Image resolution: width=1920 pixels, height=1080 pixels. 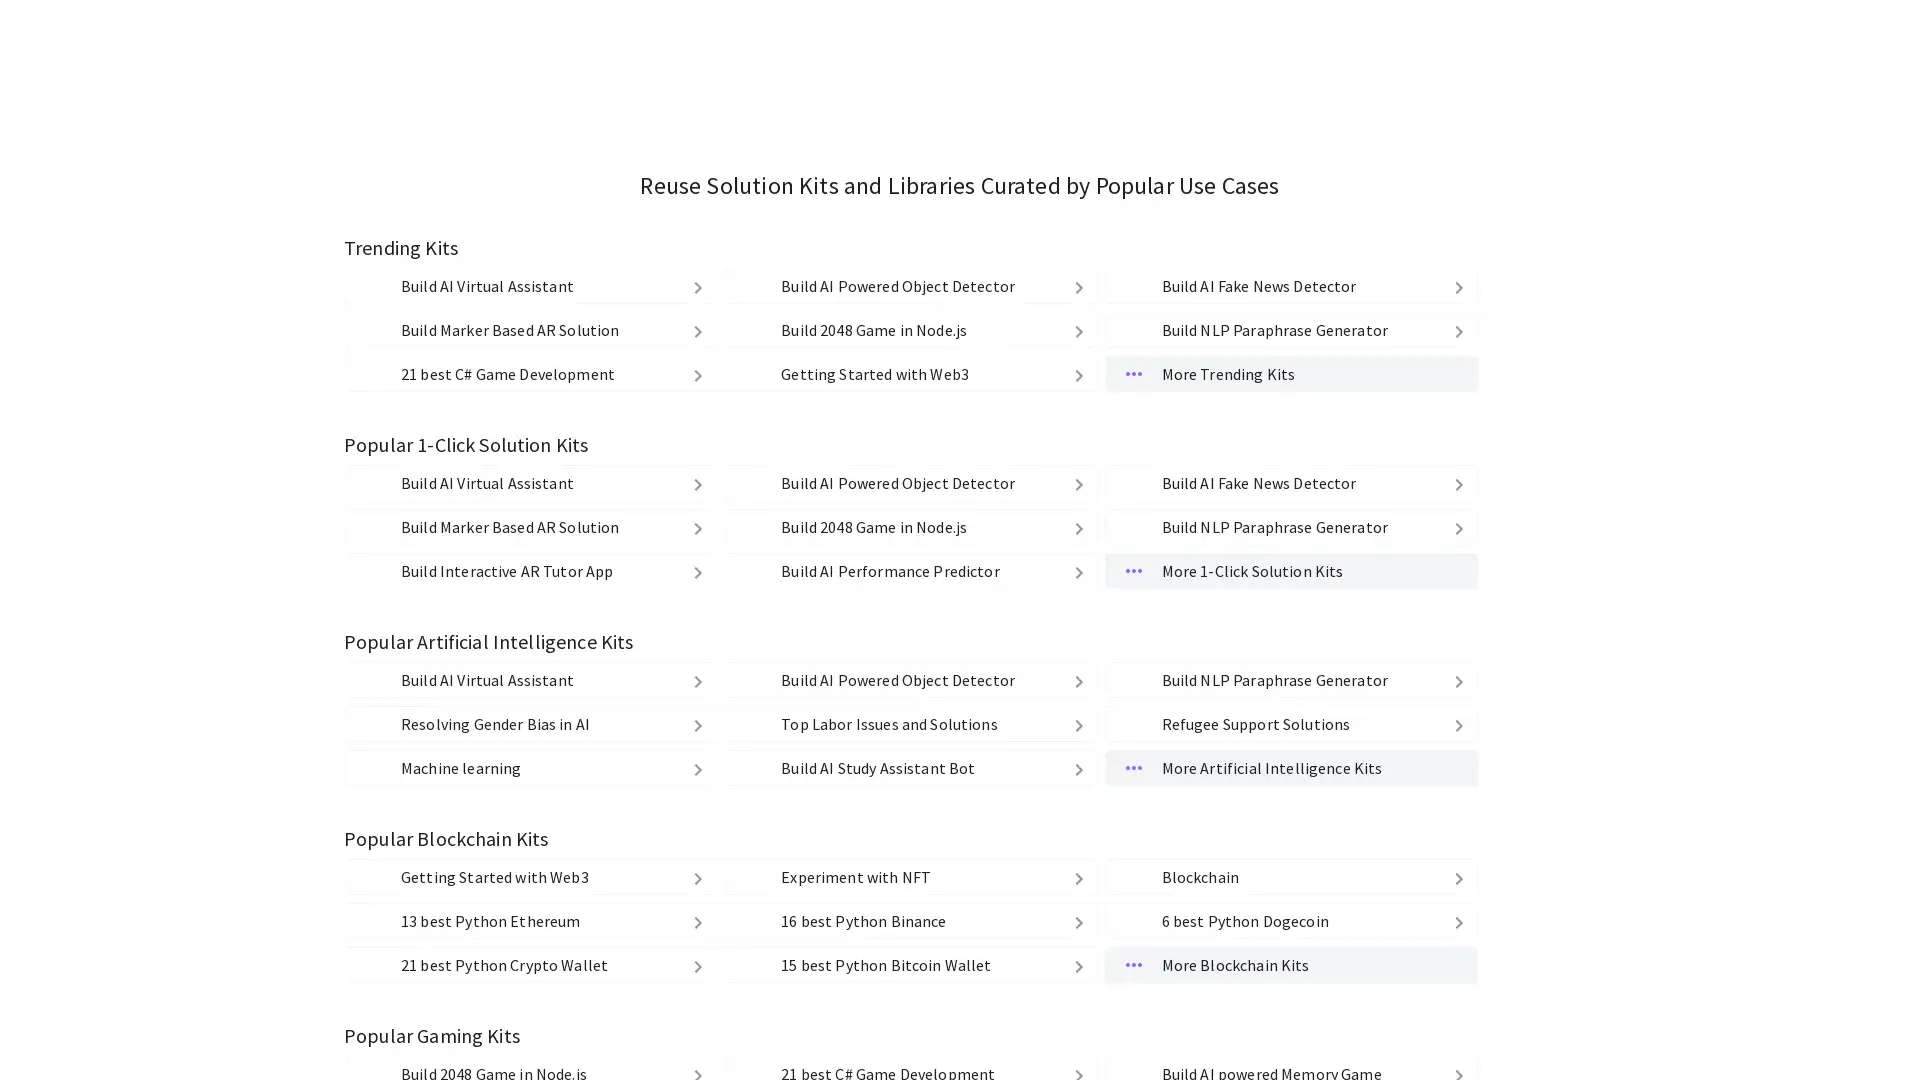 What do you see at coordinates (1290, 786) in the screenshot?
I see `spotting-fake-news Build AI Fake News Detector` at bounding box center [1290, 786].